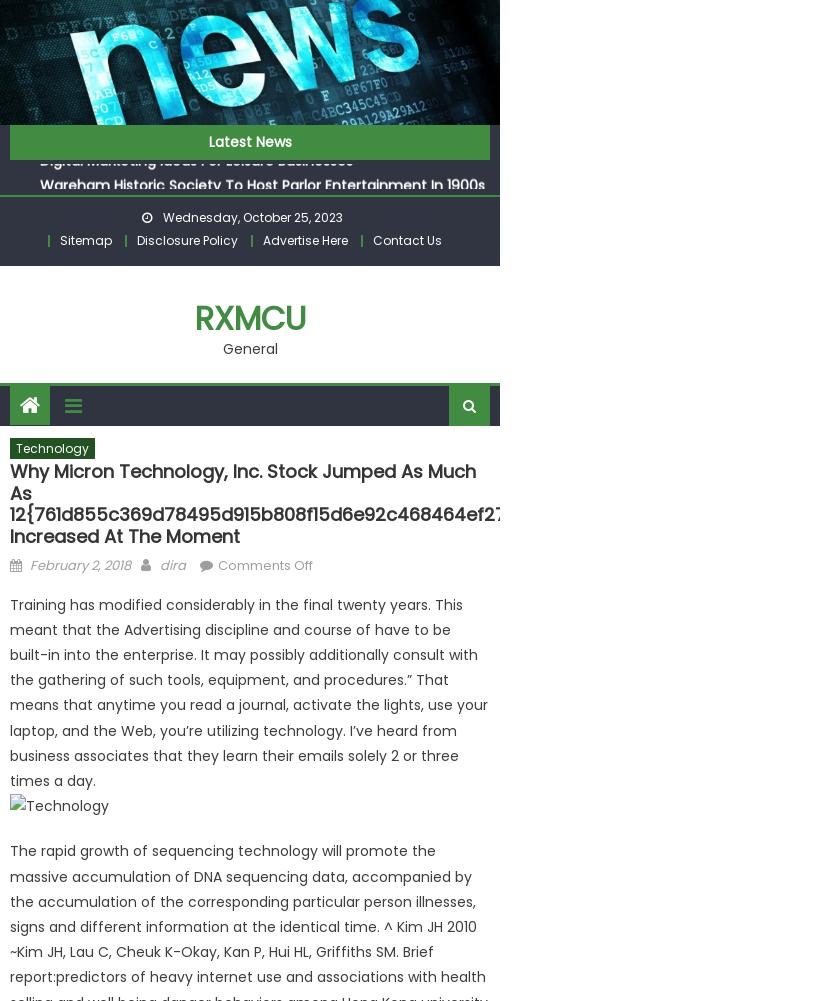 The height and width of the screenshot is (1001, 831). Describe the element at coordinates (248, 349) in the screenshot. I see `'General'` at that location.